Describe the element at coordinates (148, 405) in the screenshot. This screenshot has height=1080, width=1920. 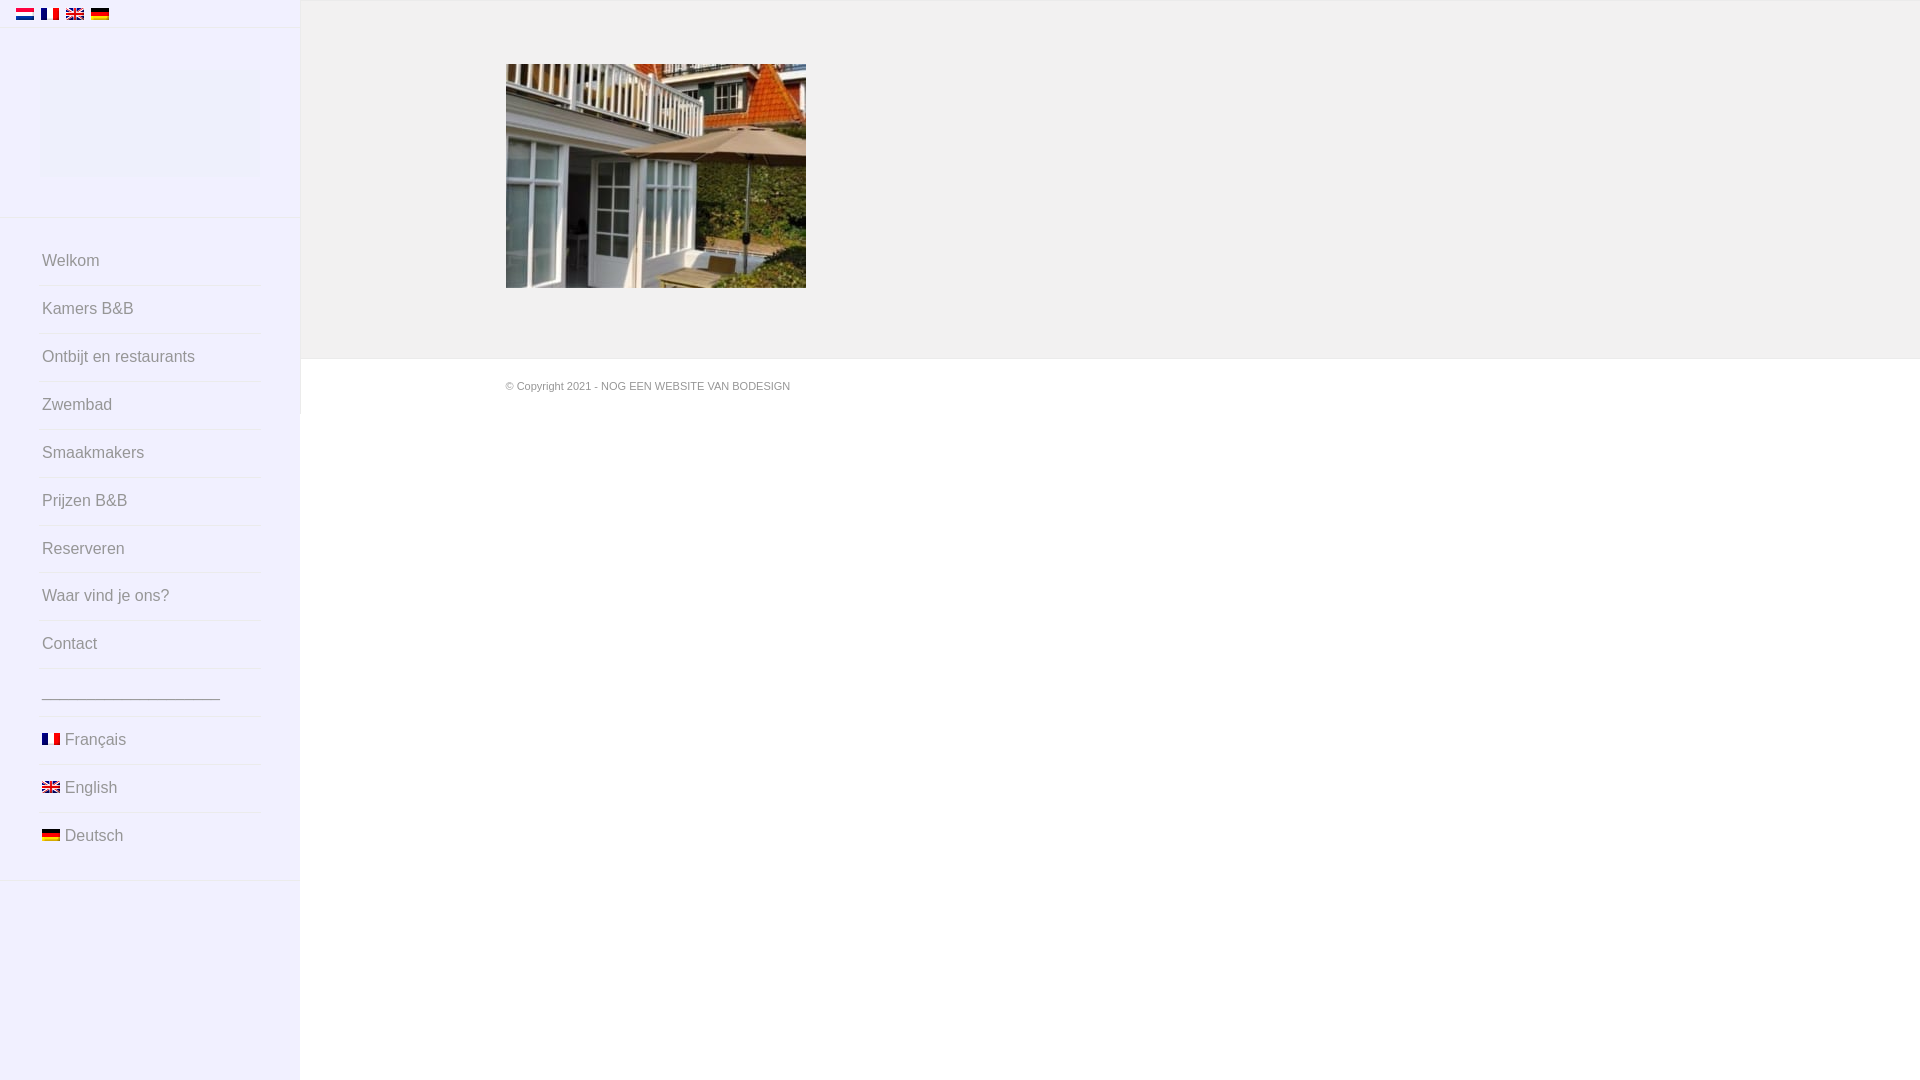
I see `'Zwembad'` at that location.